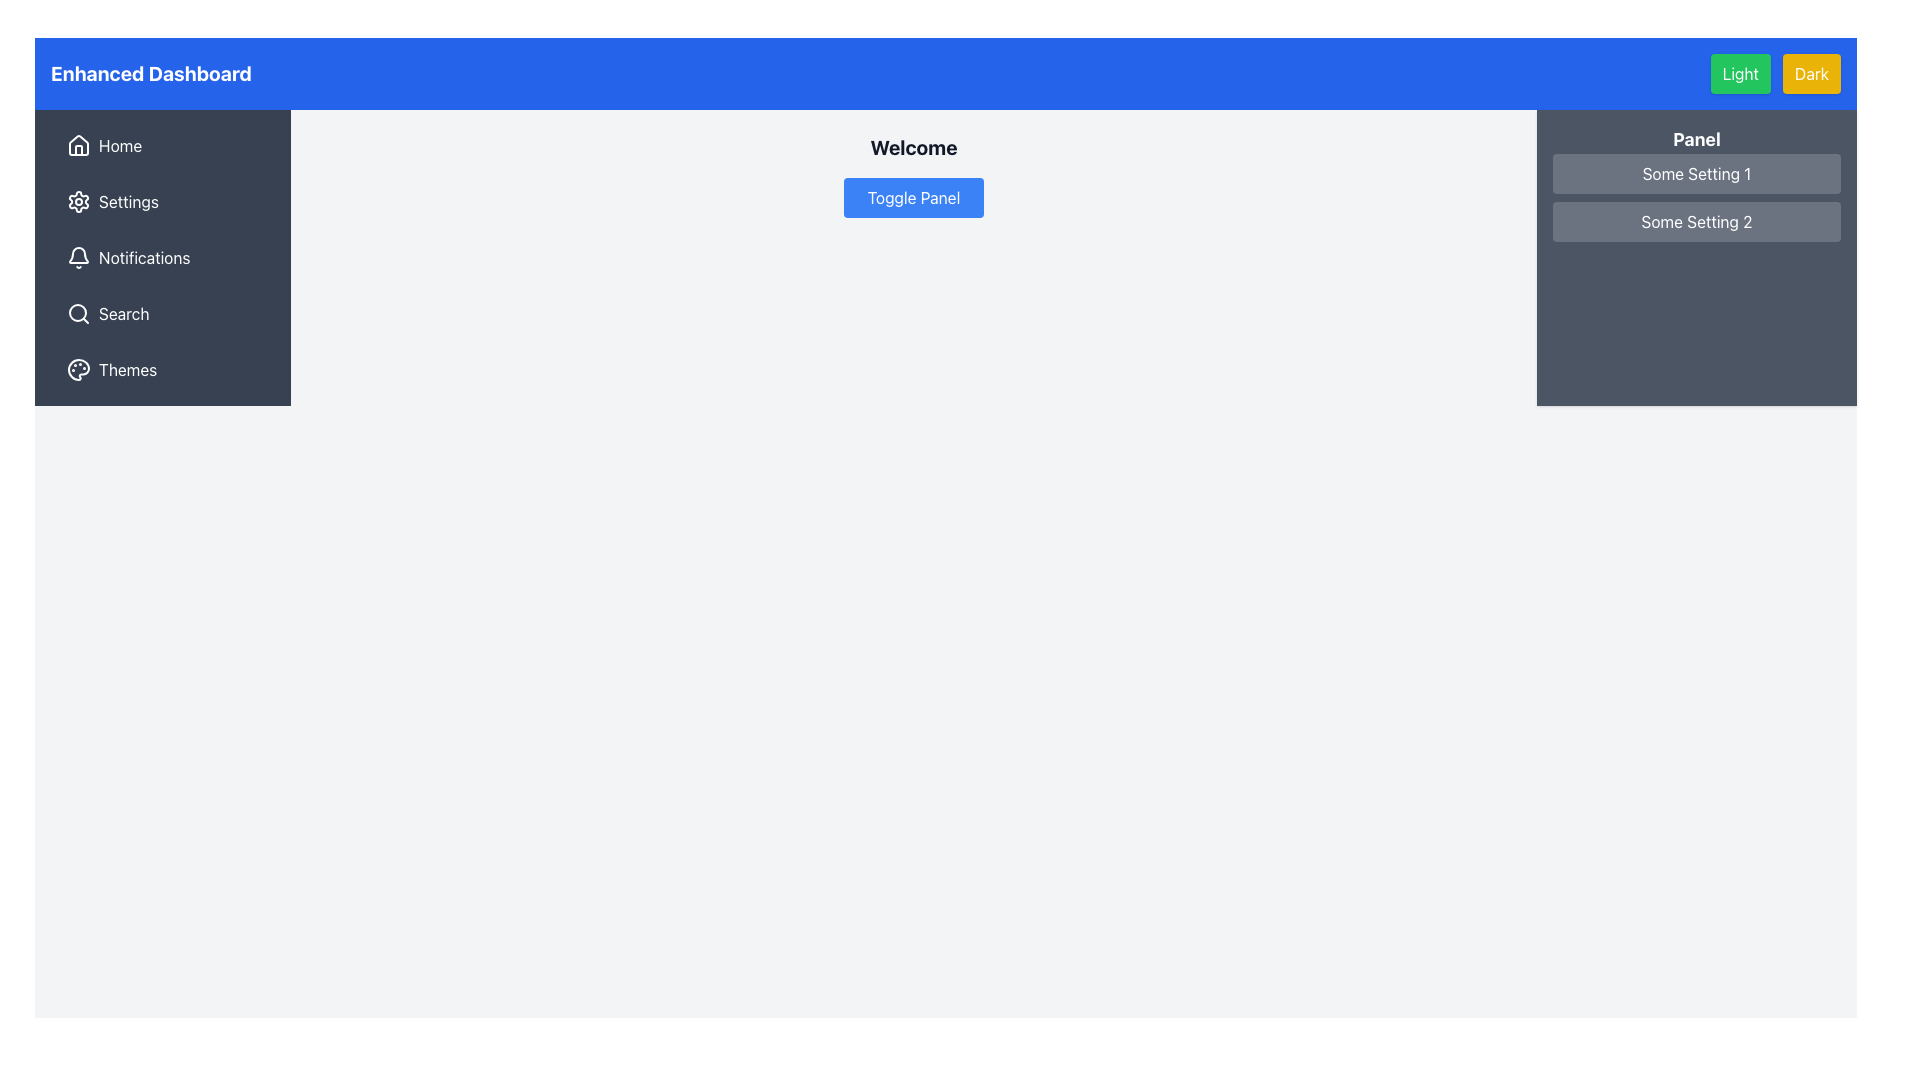 The image size is (1920, 1080). I want to click on the palette icon located at the bottom of the left-hand side panel, so click(78, 370).